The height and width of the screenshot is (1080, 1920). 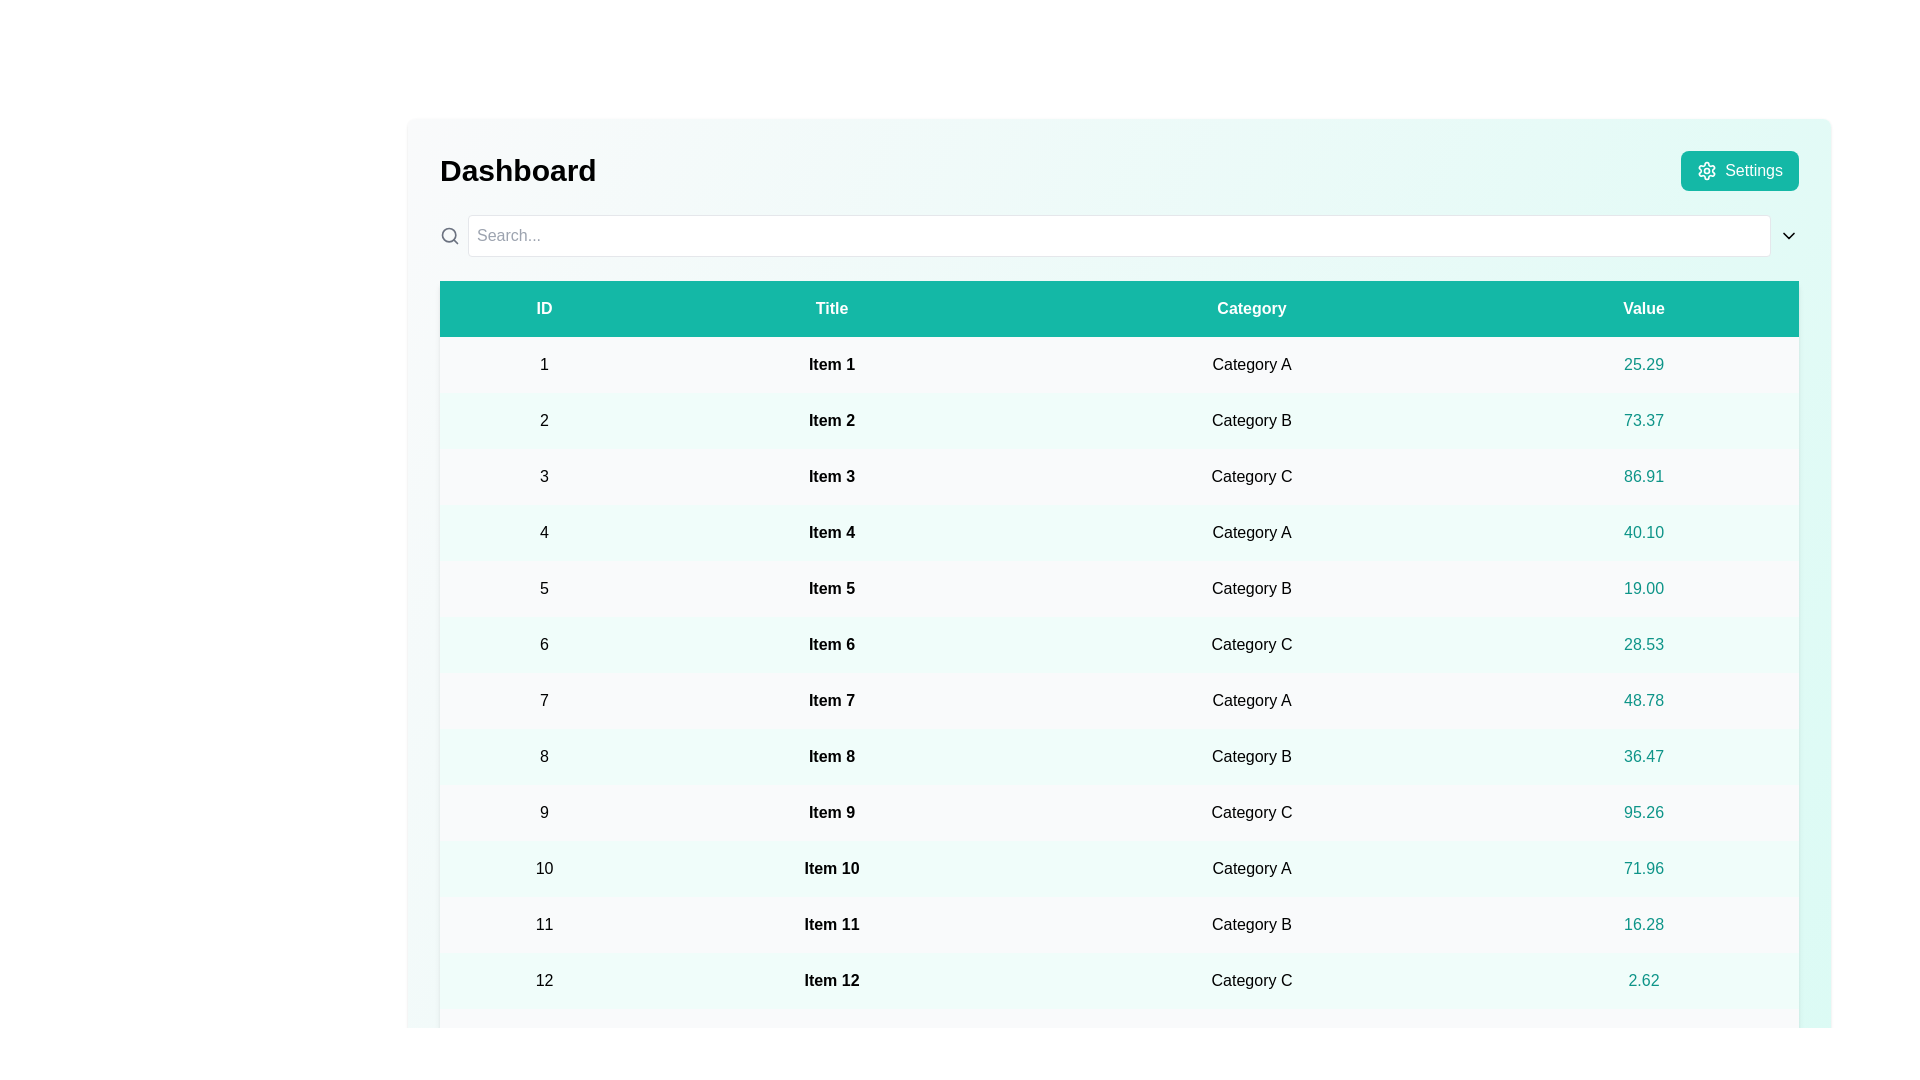 I want to click on the 'ChevronDown' icon next to the search input, so click(x=1789, y=234).